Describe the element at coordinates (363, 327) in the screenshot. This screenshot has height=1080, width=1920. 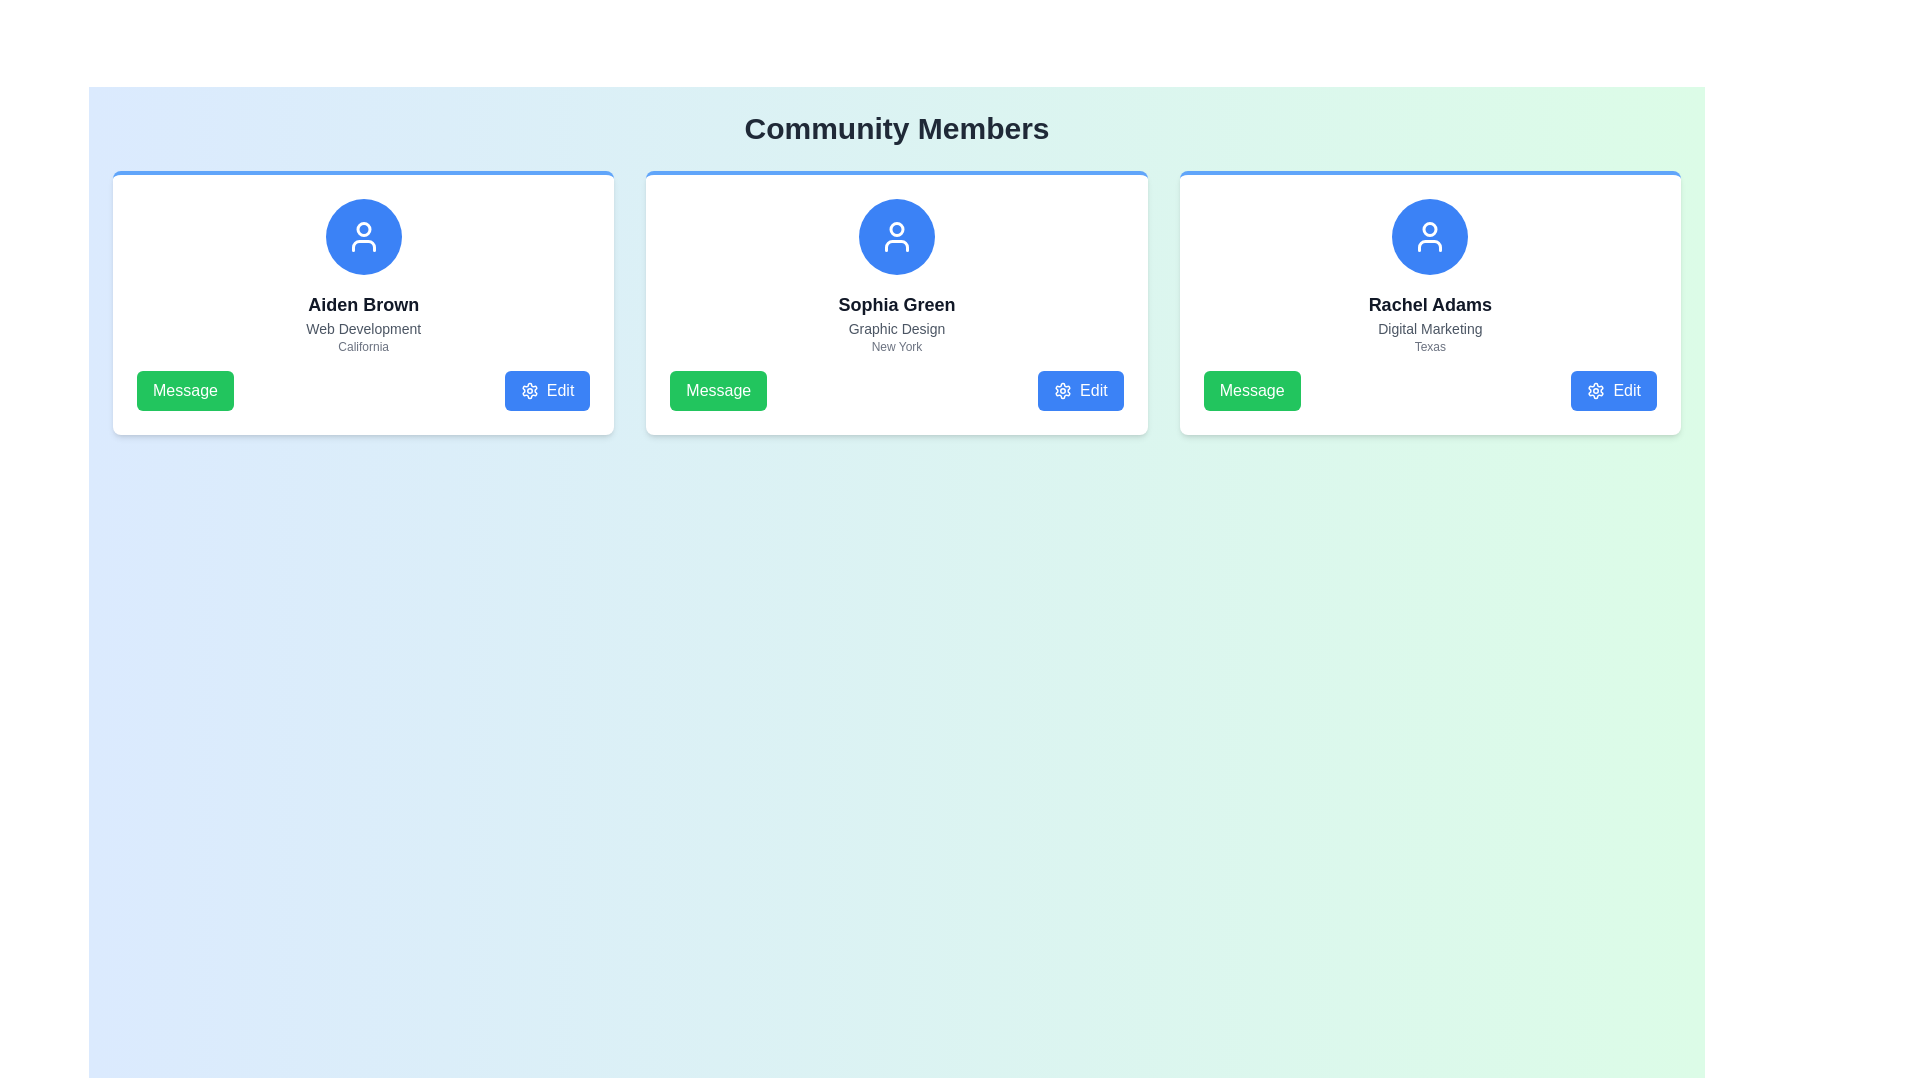
I see `text label displaying 'Web Development' located below the main title 'Aiden Brown' in gray font within the card` at that location.